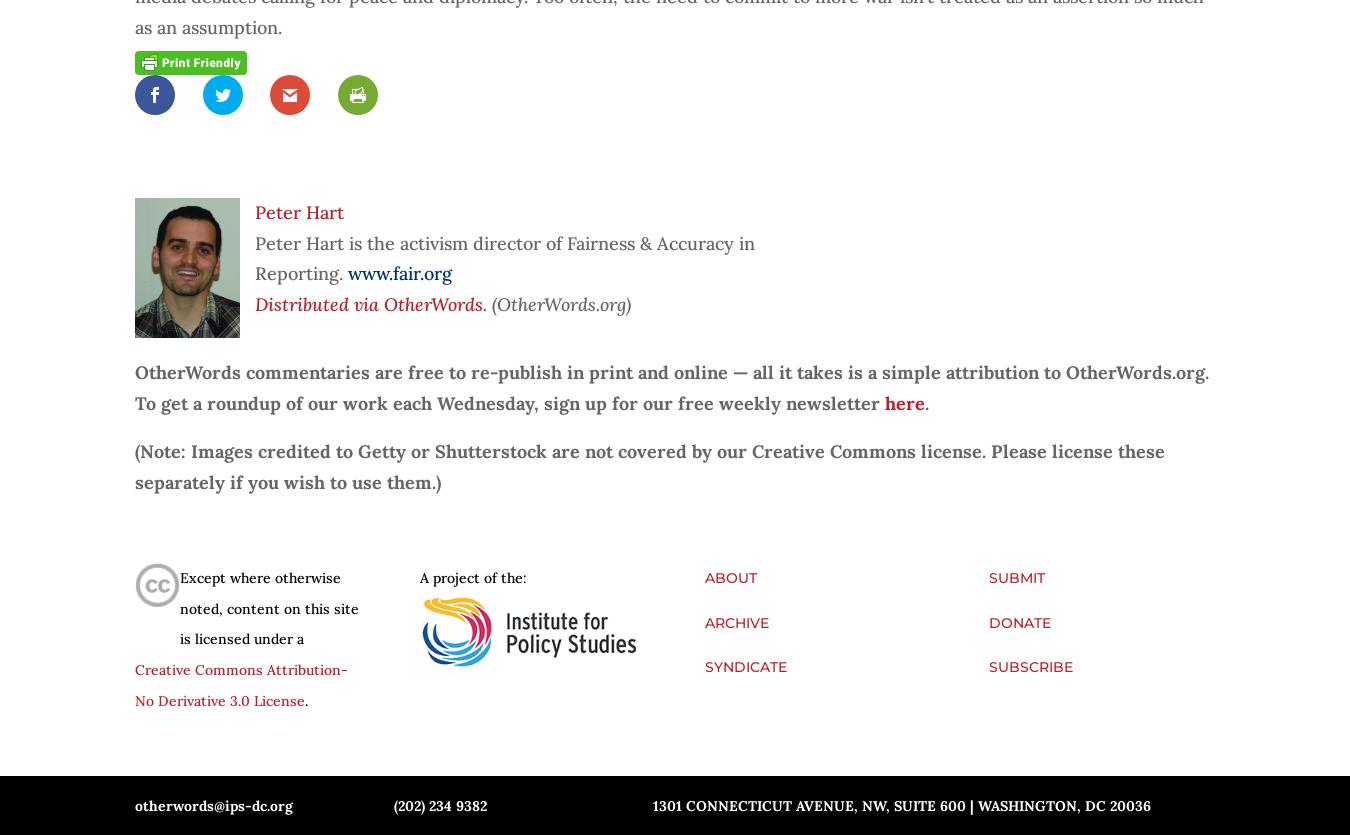 Image resolution: width=1350 pixels, height=835 pixels. Describe the element at coordinates (672, 387) in the screenshot. I see `'OtherWords commentaries are free to re-publish in print and online — all it takes is a simple attribution to OtherWords.org. To get a roundup of our work each Wednesday, sign up for our free weekly newsletter'` at that location.